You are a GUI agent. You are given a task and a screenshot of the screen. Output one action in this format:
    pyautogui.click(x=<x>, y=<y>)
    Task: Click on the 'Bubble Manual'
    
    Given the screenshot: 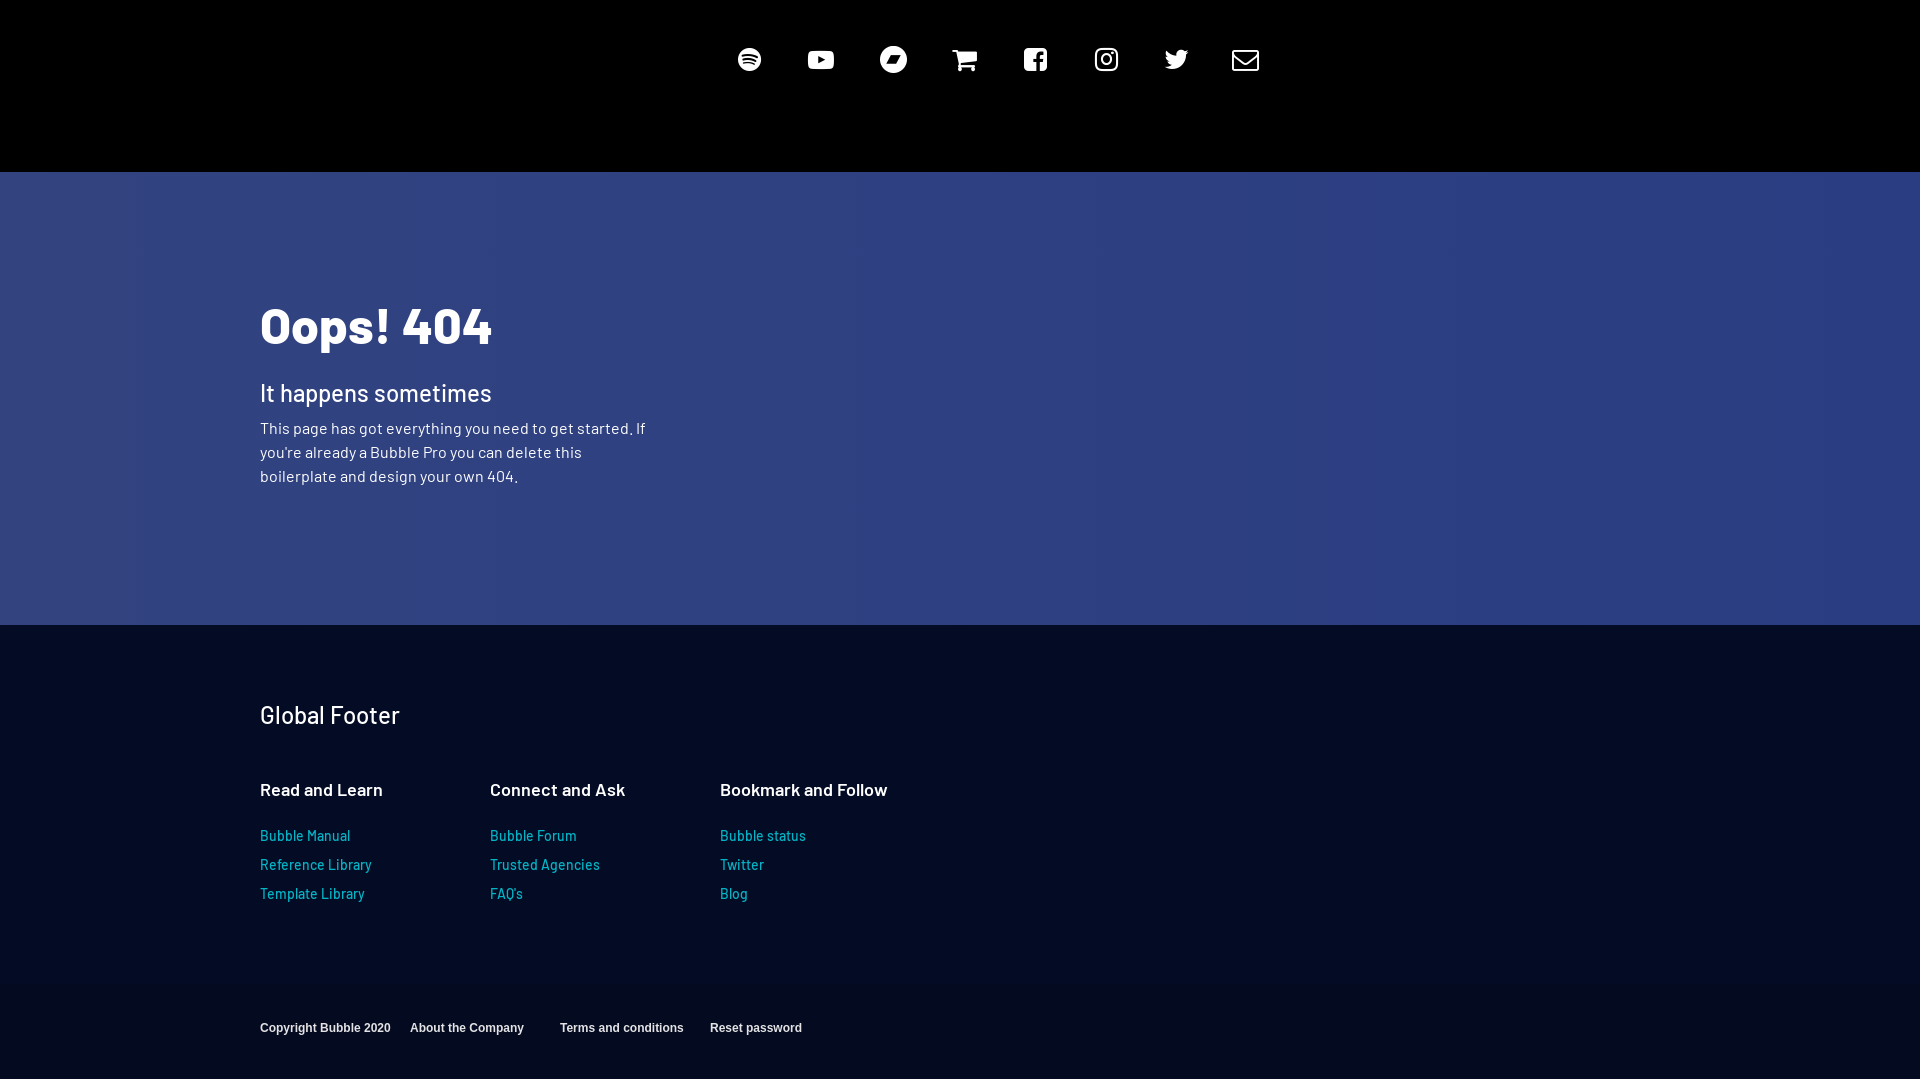 What is the action you would take?
    pyautogui.click(x=335, y=843)
    